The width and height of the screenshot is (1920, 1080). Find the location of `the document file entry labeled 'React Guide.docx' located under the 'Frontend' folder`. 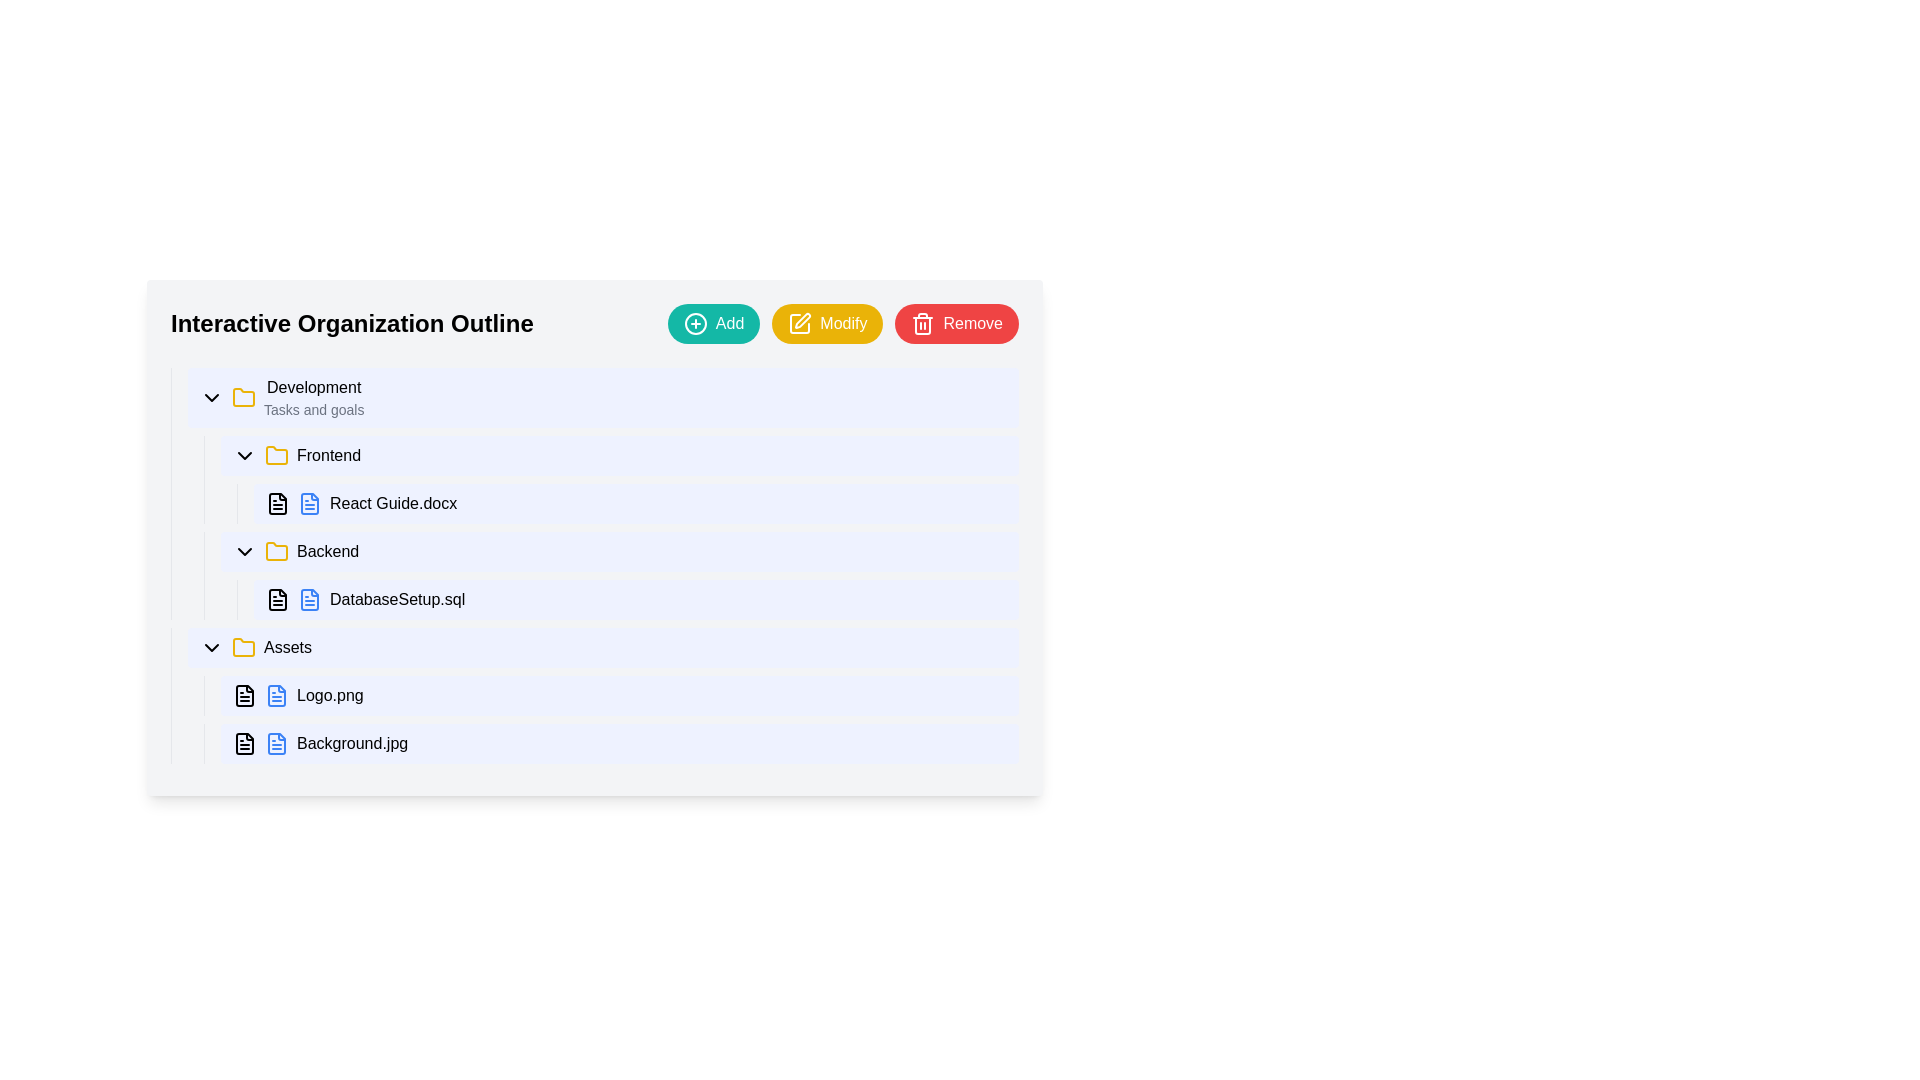

the document file entry labeled 'React Guide.docx' located under the 'Frontend' folder is located at coordinates (610, 479).